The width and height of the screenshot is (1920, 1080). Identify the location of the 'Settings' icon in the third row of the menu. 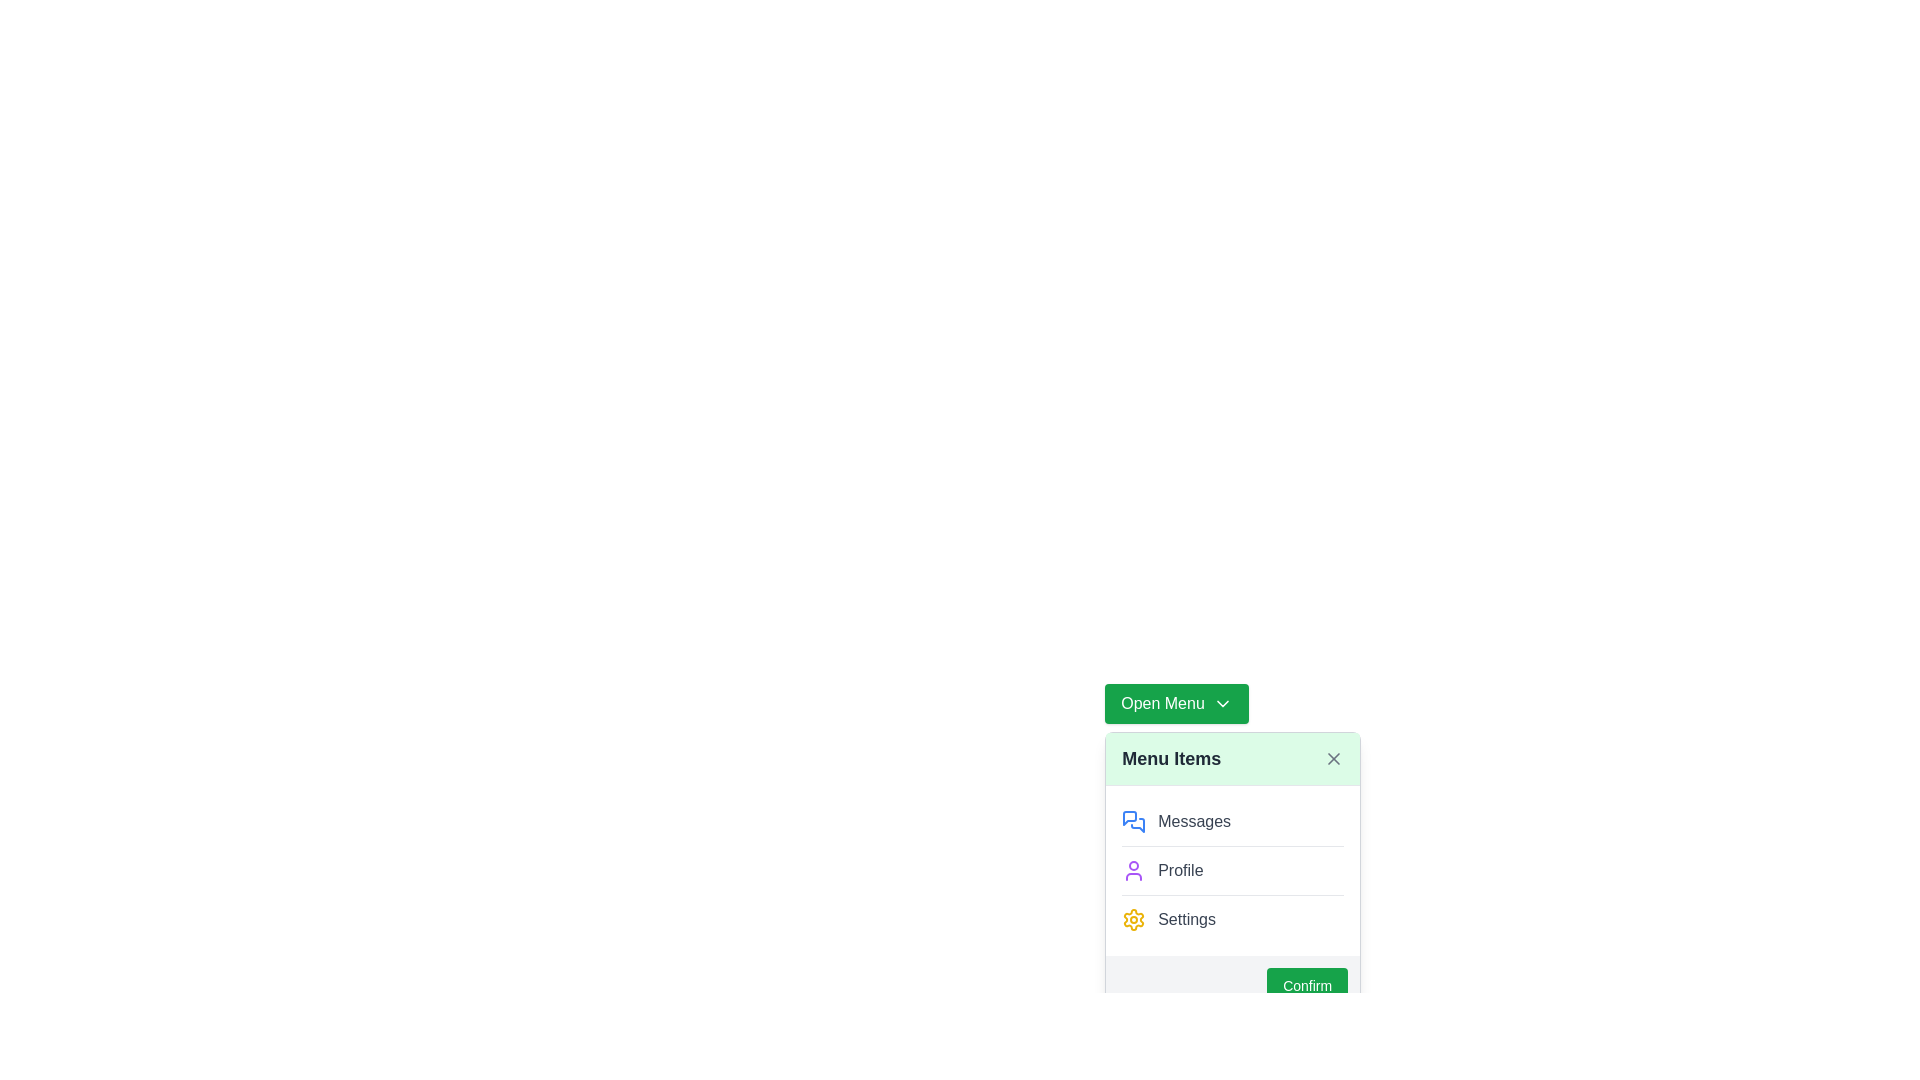
(1134, 920).